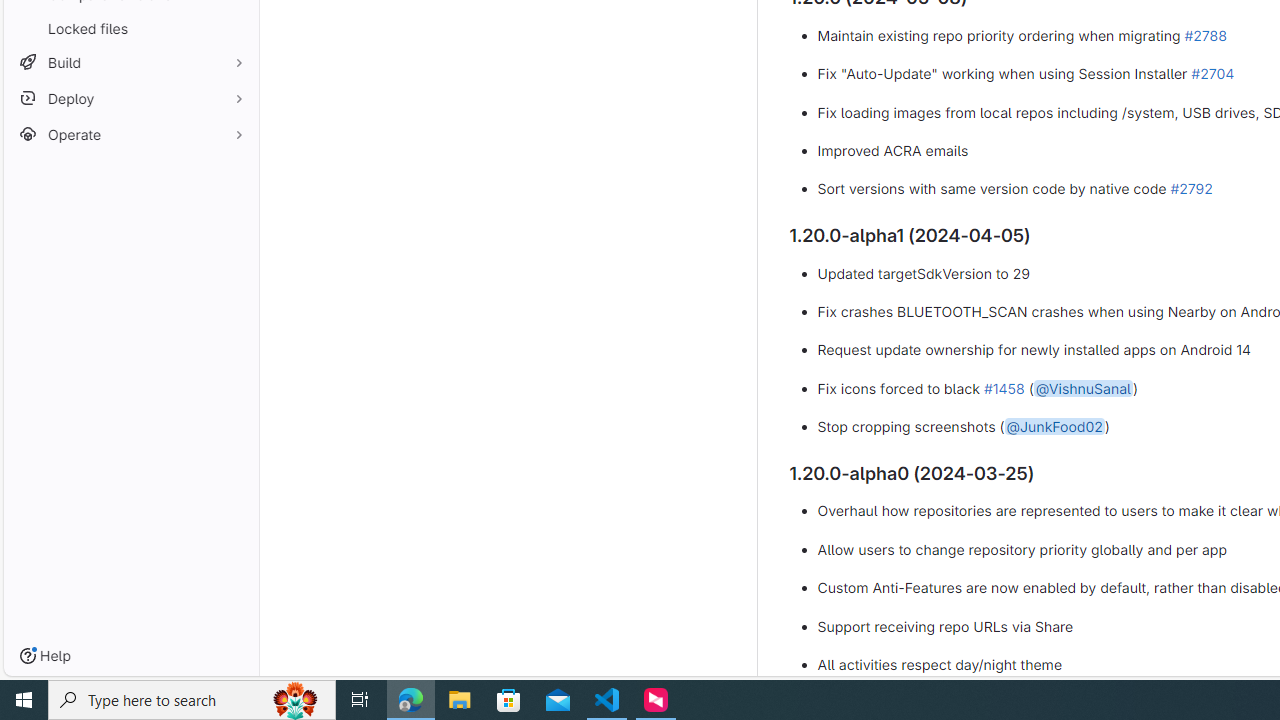 The width and height of the screenshot is (1280, 720). What do you see at coordinates (234, 28) in the screenshot?
I see `'Pin Locked files'` at bounding box center [234, 28].